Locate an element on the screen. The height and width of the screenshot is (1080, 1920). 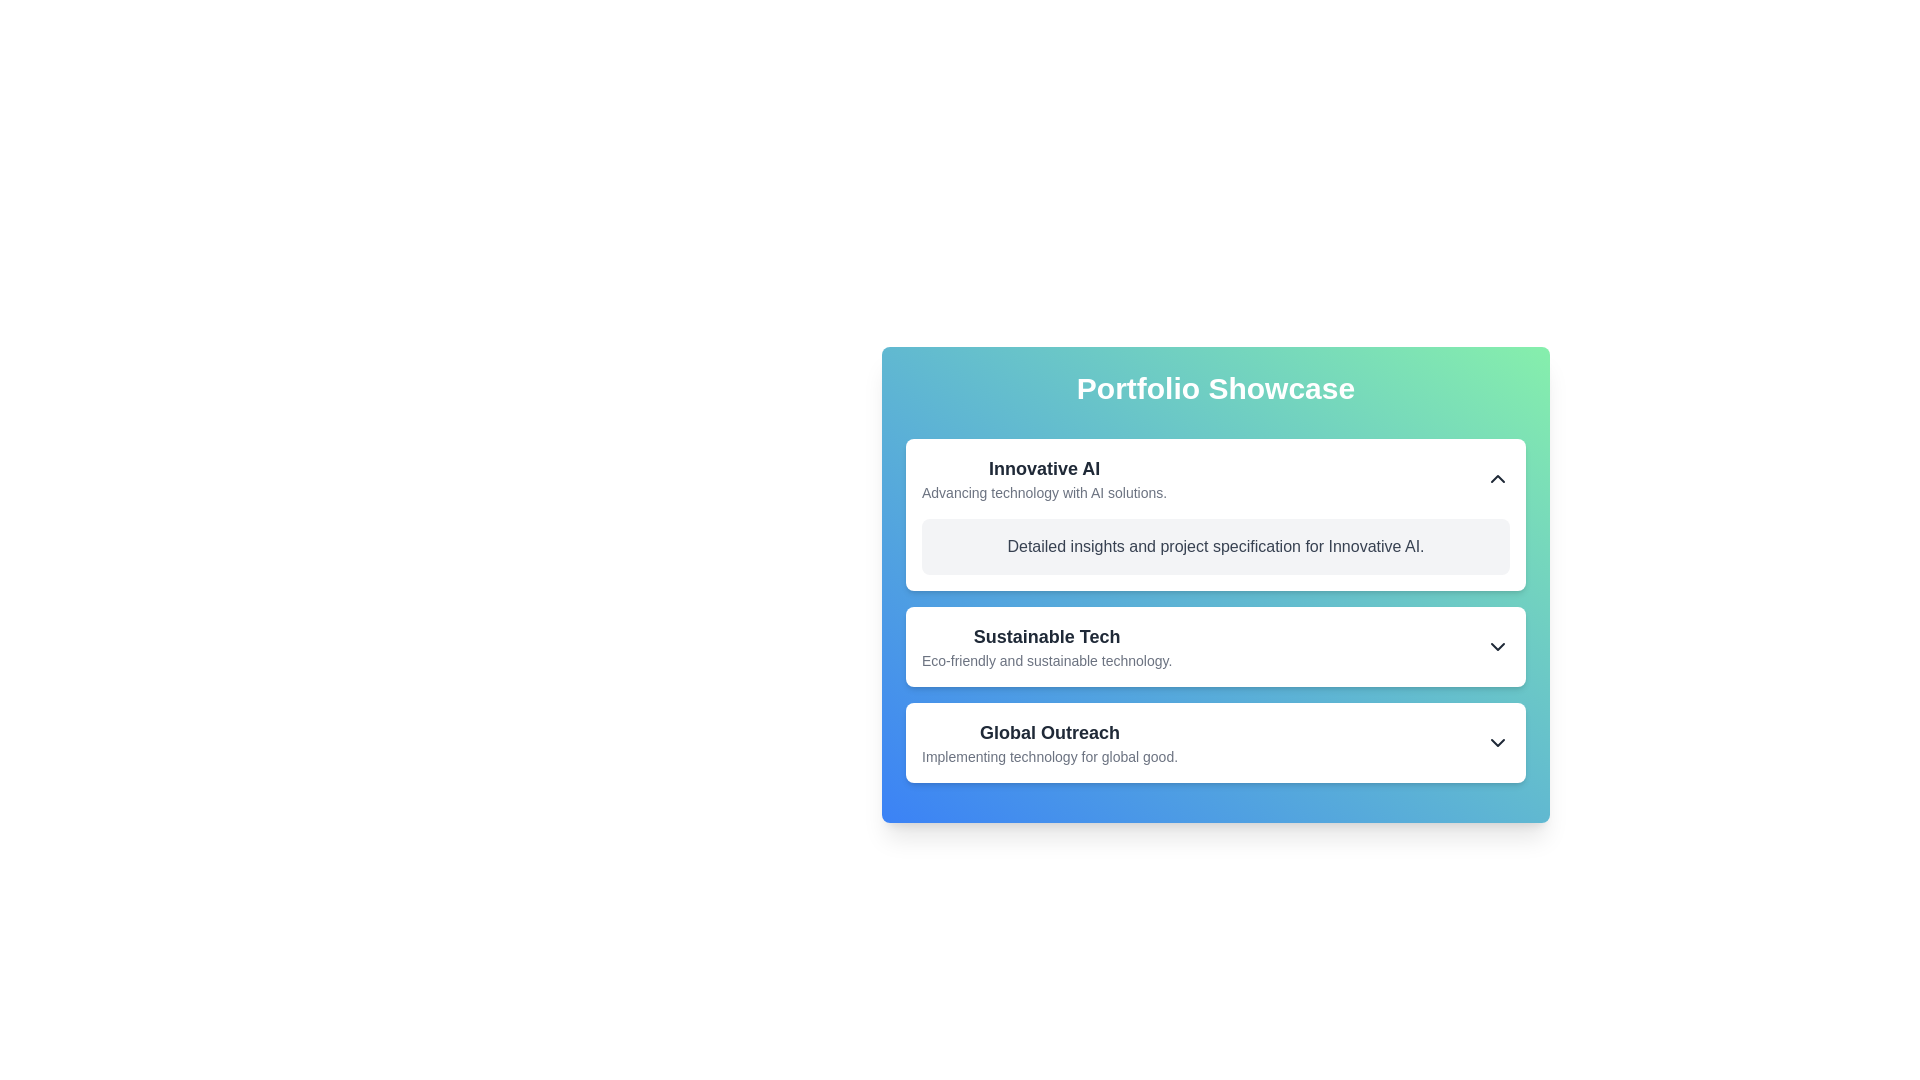
the static text label providing additional information about 'Sustainable Tech', located directly below the header text in the 'Portfolio Showcase' card interface is located at coordinates (1046, 660).